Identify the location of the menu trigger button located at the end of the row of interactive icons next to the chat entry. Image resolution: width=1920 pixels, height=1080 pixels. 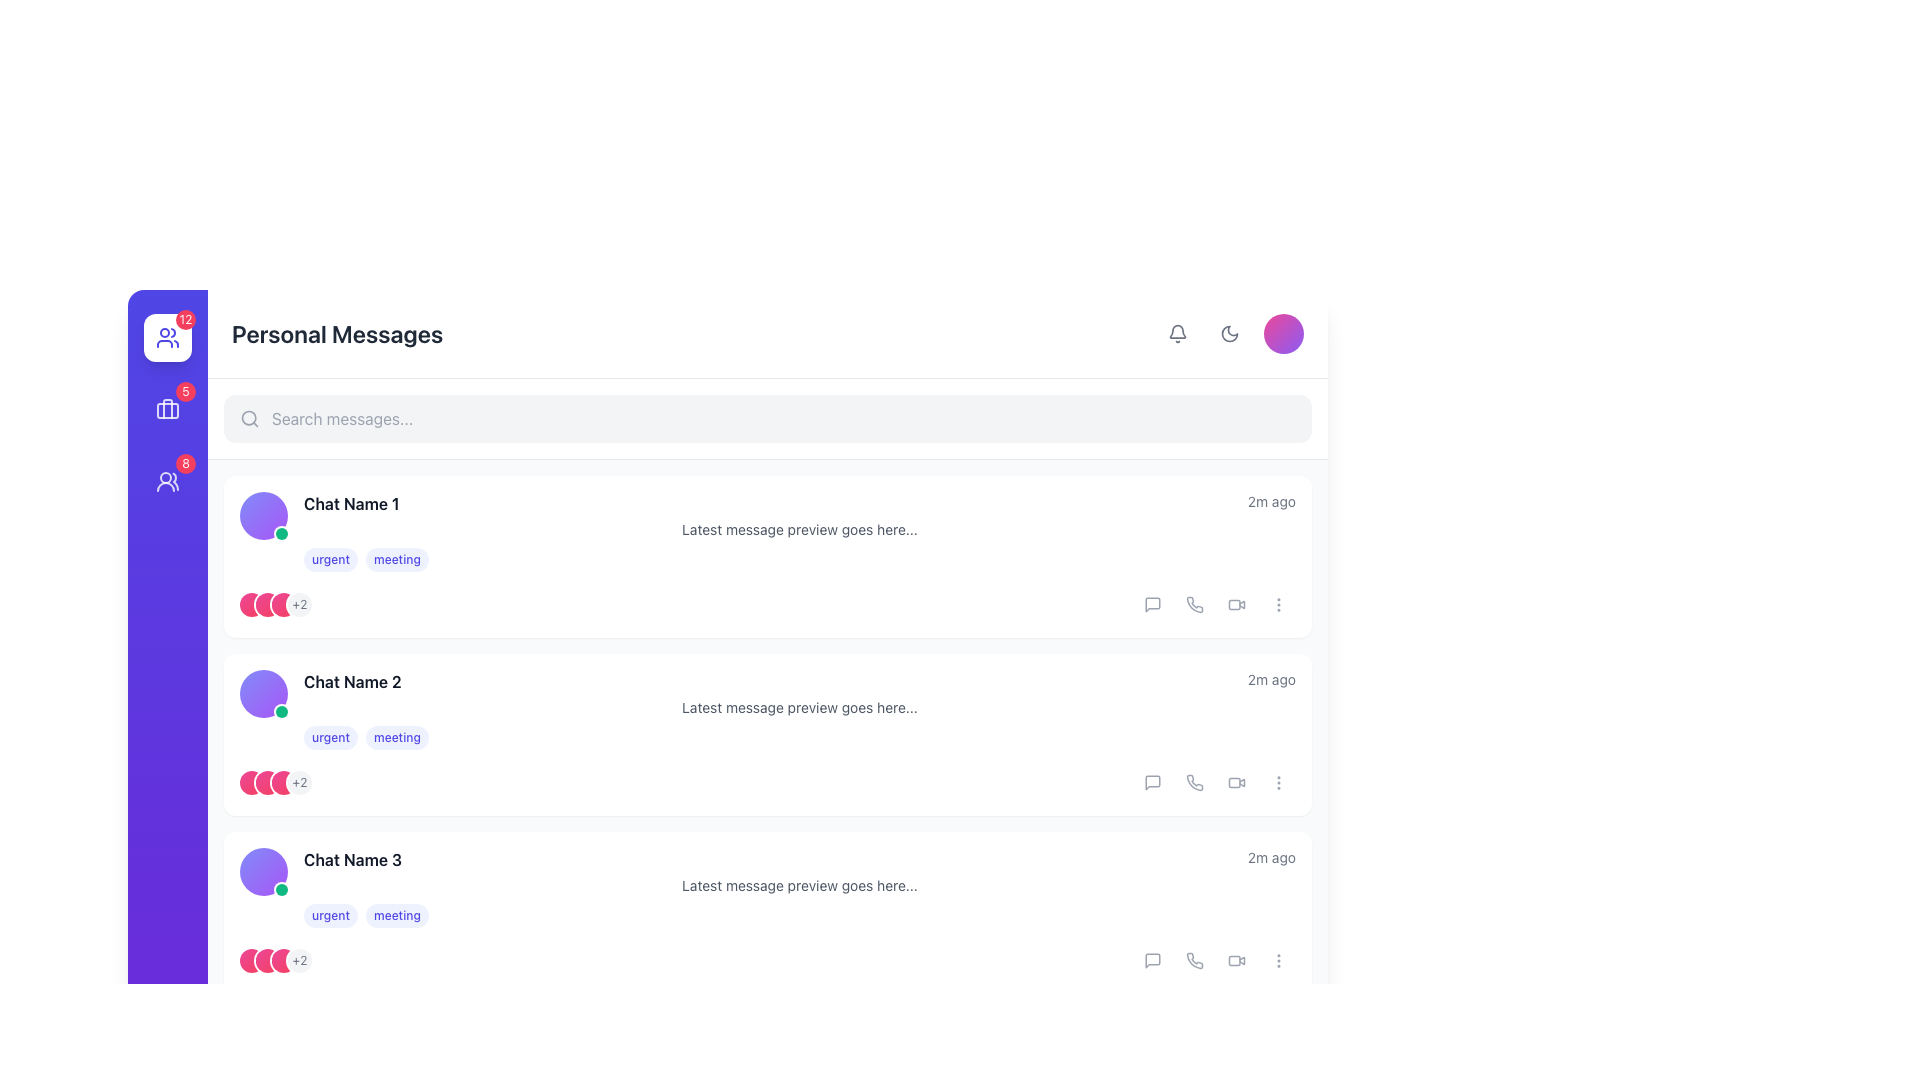
(1277, 782).